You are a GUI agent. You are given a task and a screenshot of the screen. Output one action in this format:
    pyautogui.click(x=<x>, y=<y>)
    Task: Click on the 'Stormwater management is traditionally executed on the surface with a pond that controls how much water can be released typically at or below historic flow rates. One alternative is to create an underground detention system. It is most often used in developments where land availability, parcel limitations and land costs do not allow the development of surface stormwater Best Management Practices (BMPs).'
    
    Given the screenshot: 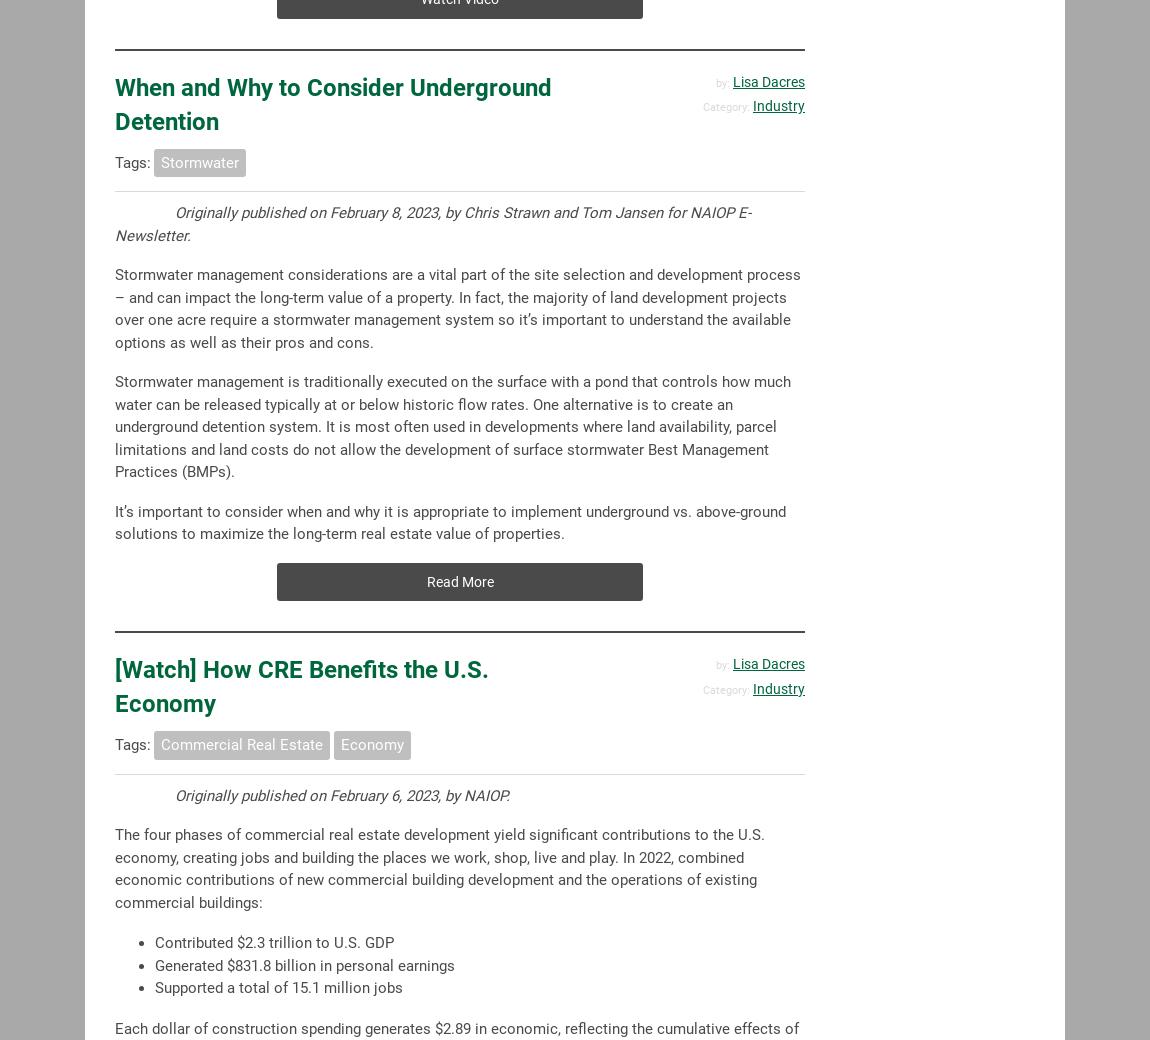 What is the action you would take?
    pyautogui.click(x=452, y=427)
    